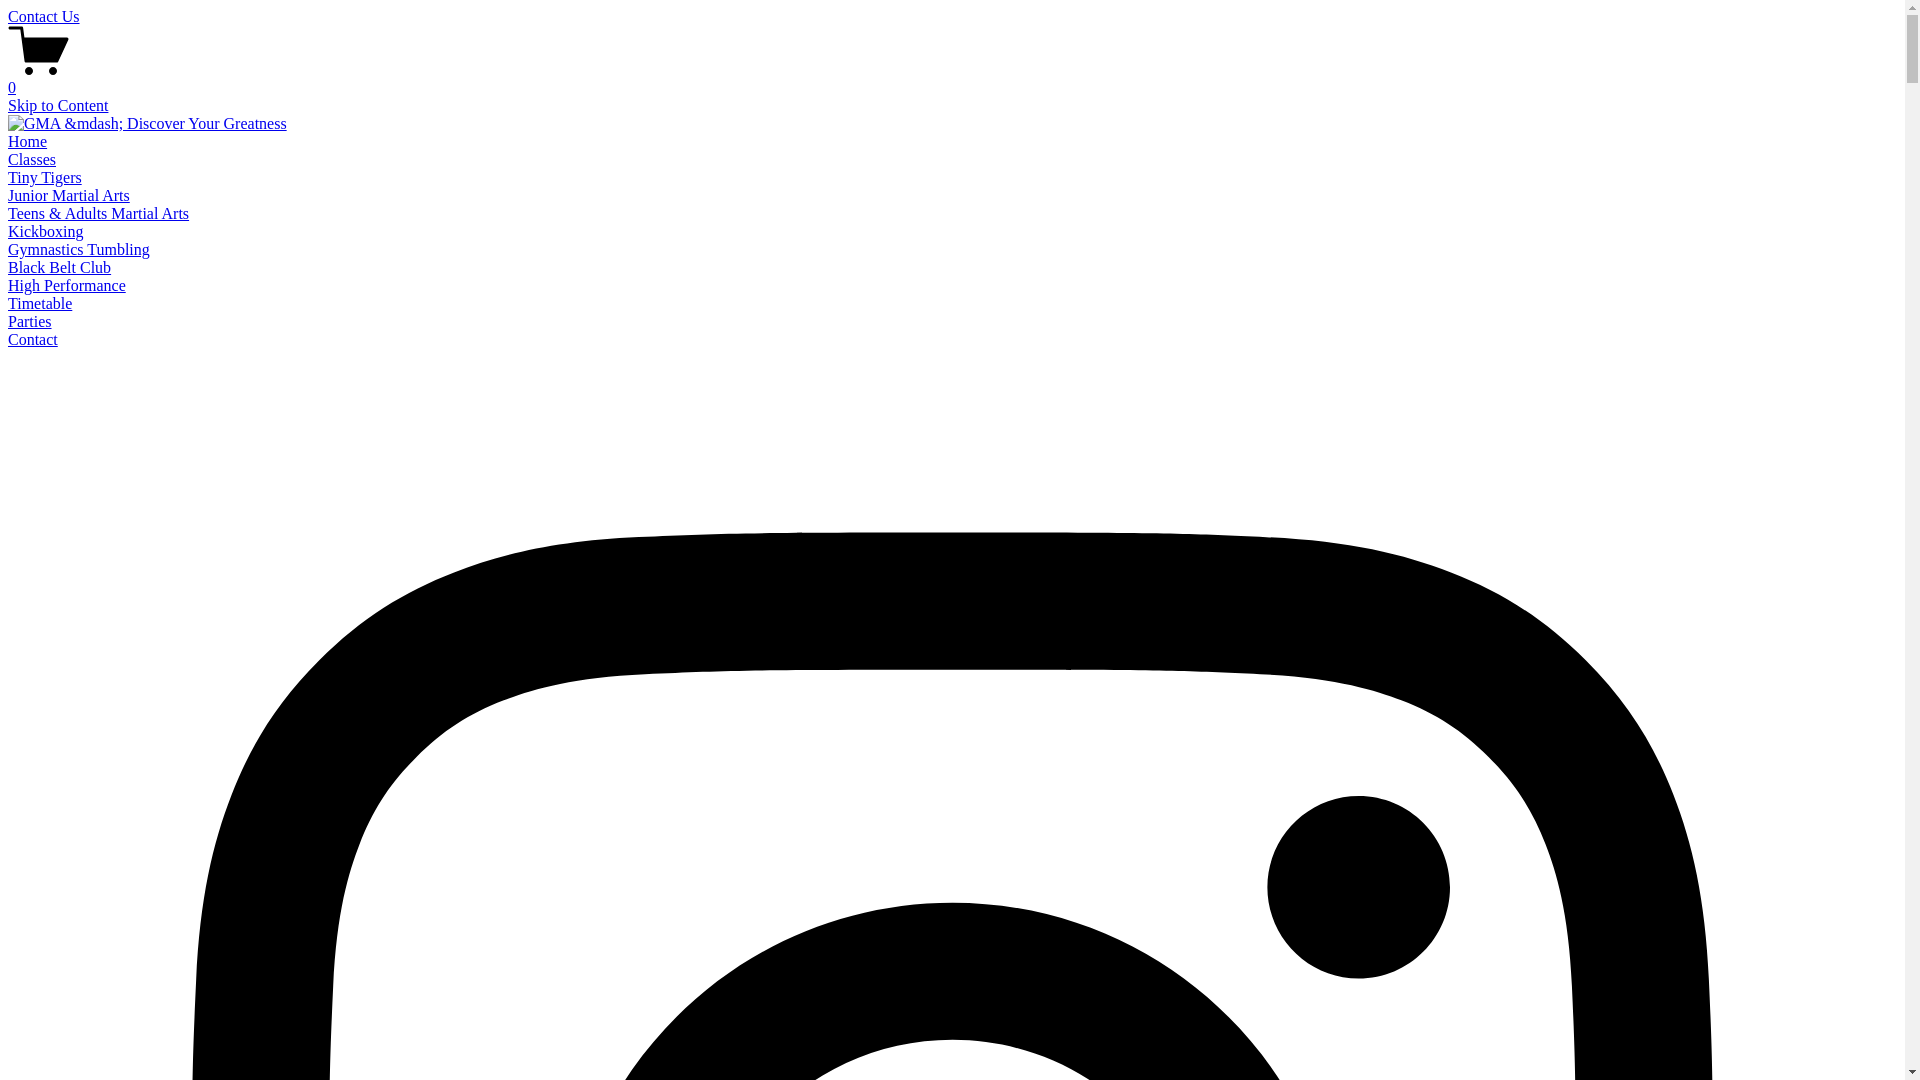  I want to click on 'Teens & Adults Martial Arts', so click(97, 213).